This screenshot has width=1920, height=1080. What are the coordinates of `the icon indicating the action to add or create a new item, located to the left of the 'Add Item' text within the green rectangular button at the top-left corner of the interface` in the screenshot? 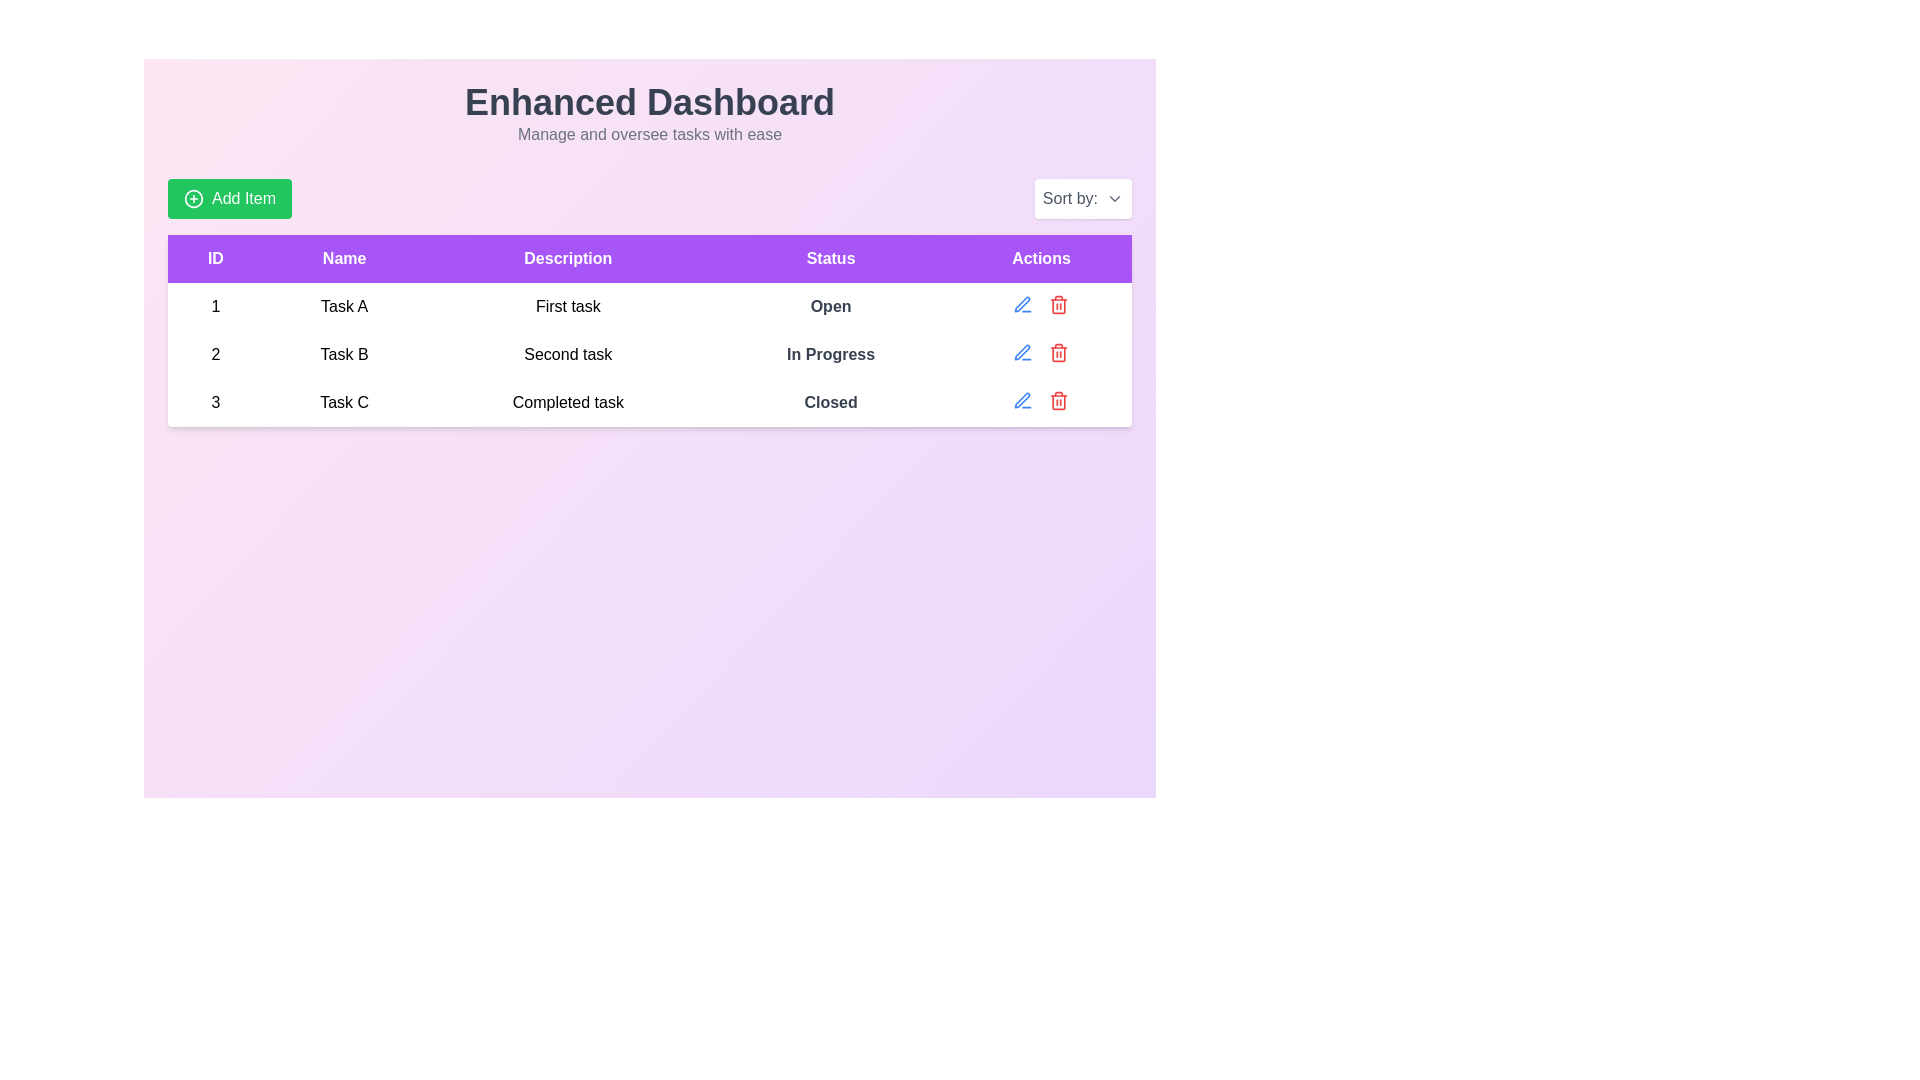 It's located at (193, 199).